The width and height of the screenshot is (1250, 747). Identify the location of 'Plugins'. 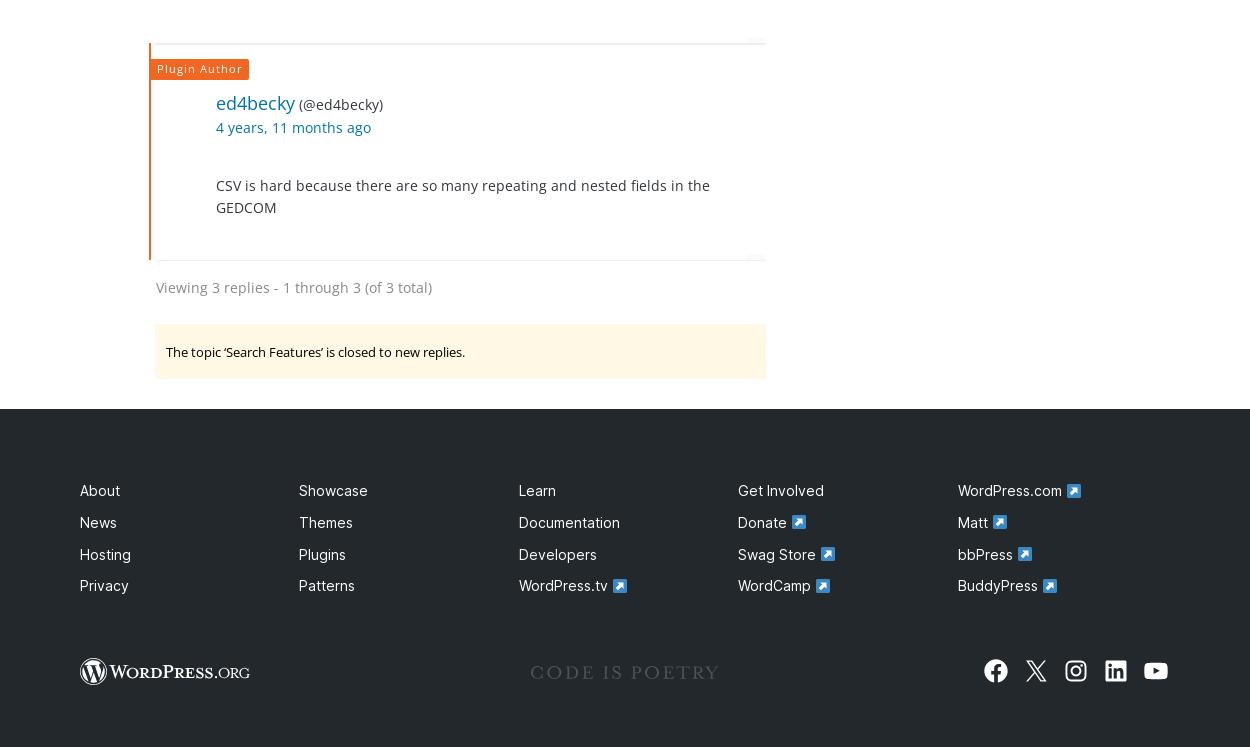
(321, 552).